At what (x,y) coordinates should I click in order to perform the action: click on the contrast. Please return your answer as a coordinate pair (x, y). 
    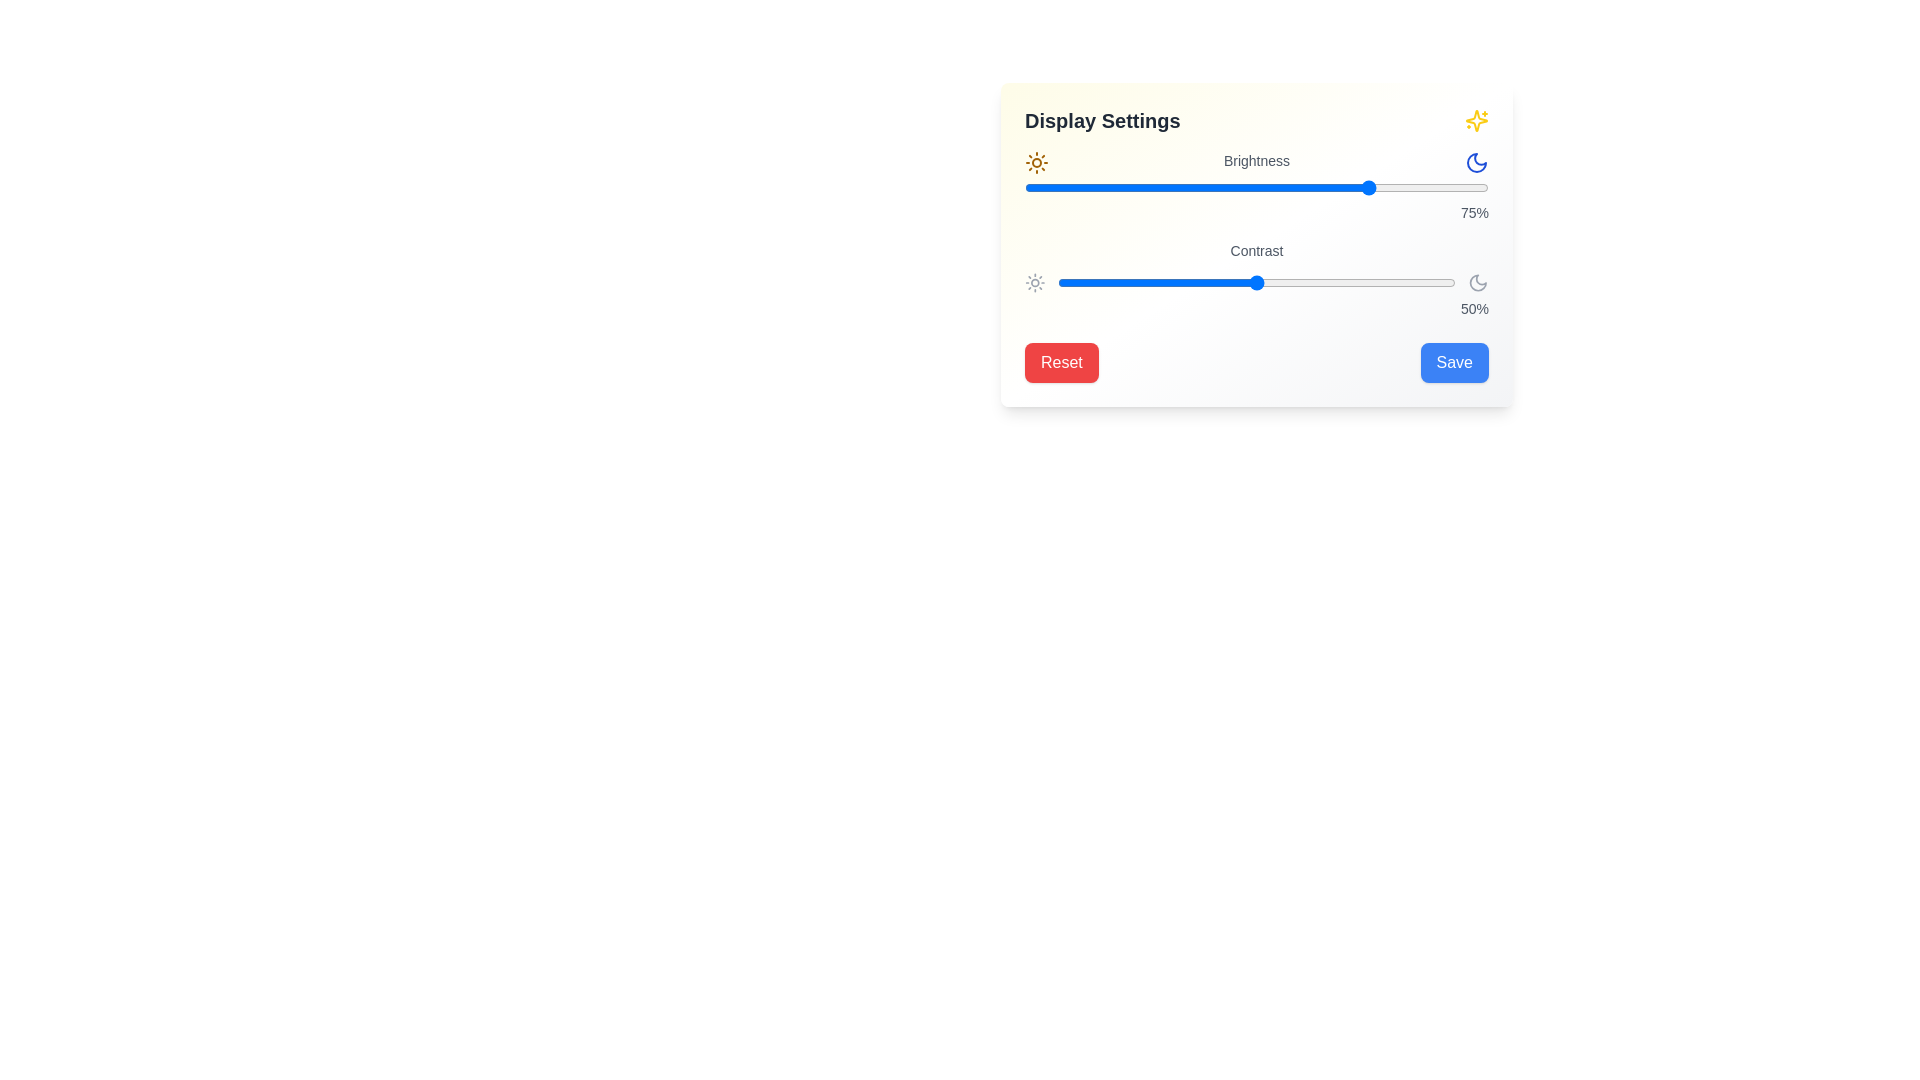
    Looking at the image, I should click on (1275, 282).